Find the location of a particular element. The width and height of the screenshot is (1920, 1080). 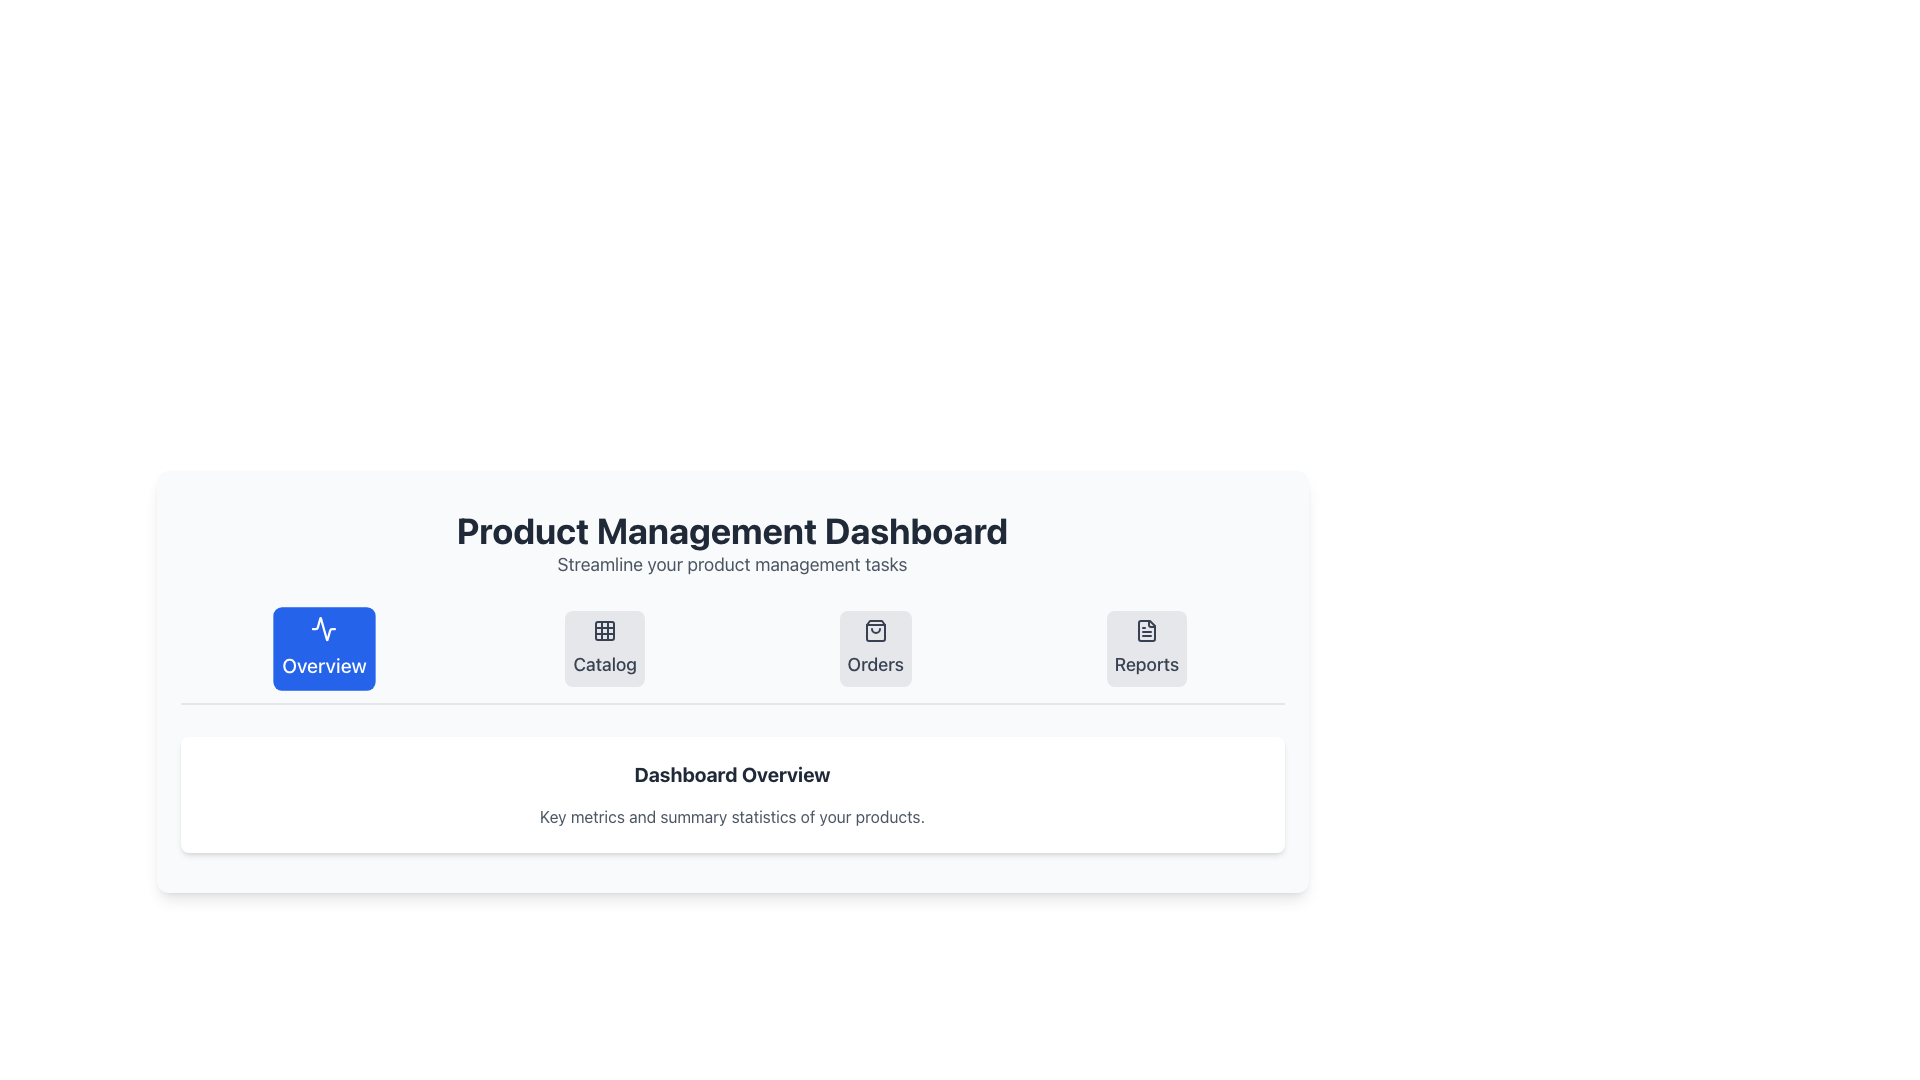

the 'Reports' button, which has a document icon and is located in the fourth position of the horizontal navigation menu is located at coordinates (1146, 648).